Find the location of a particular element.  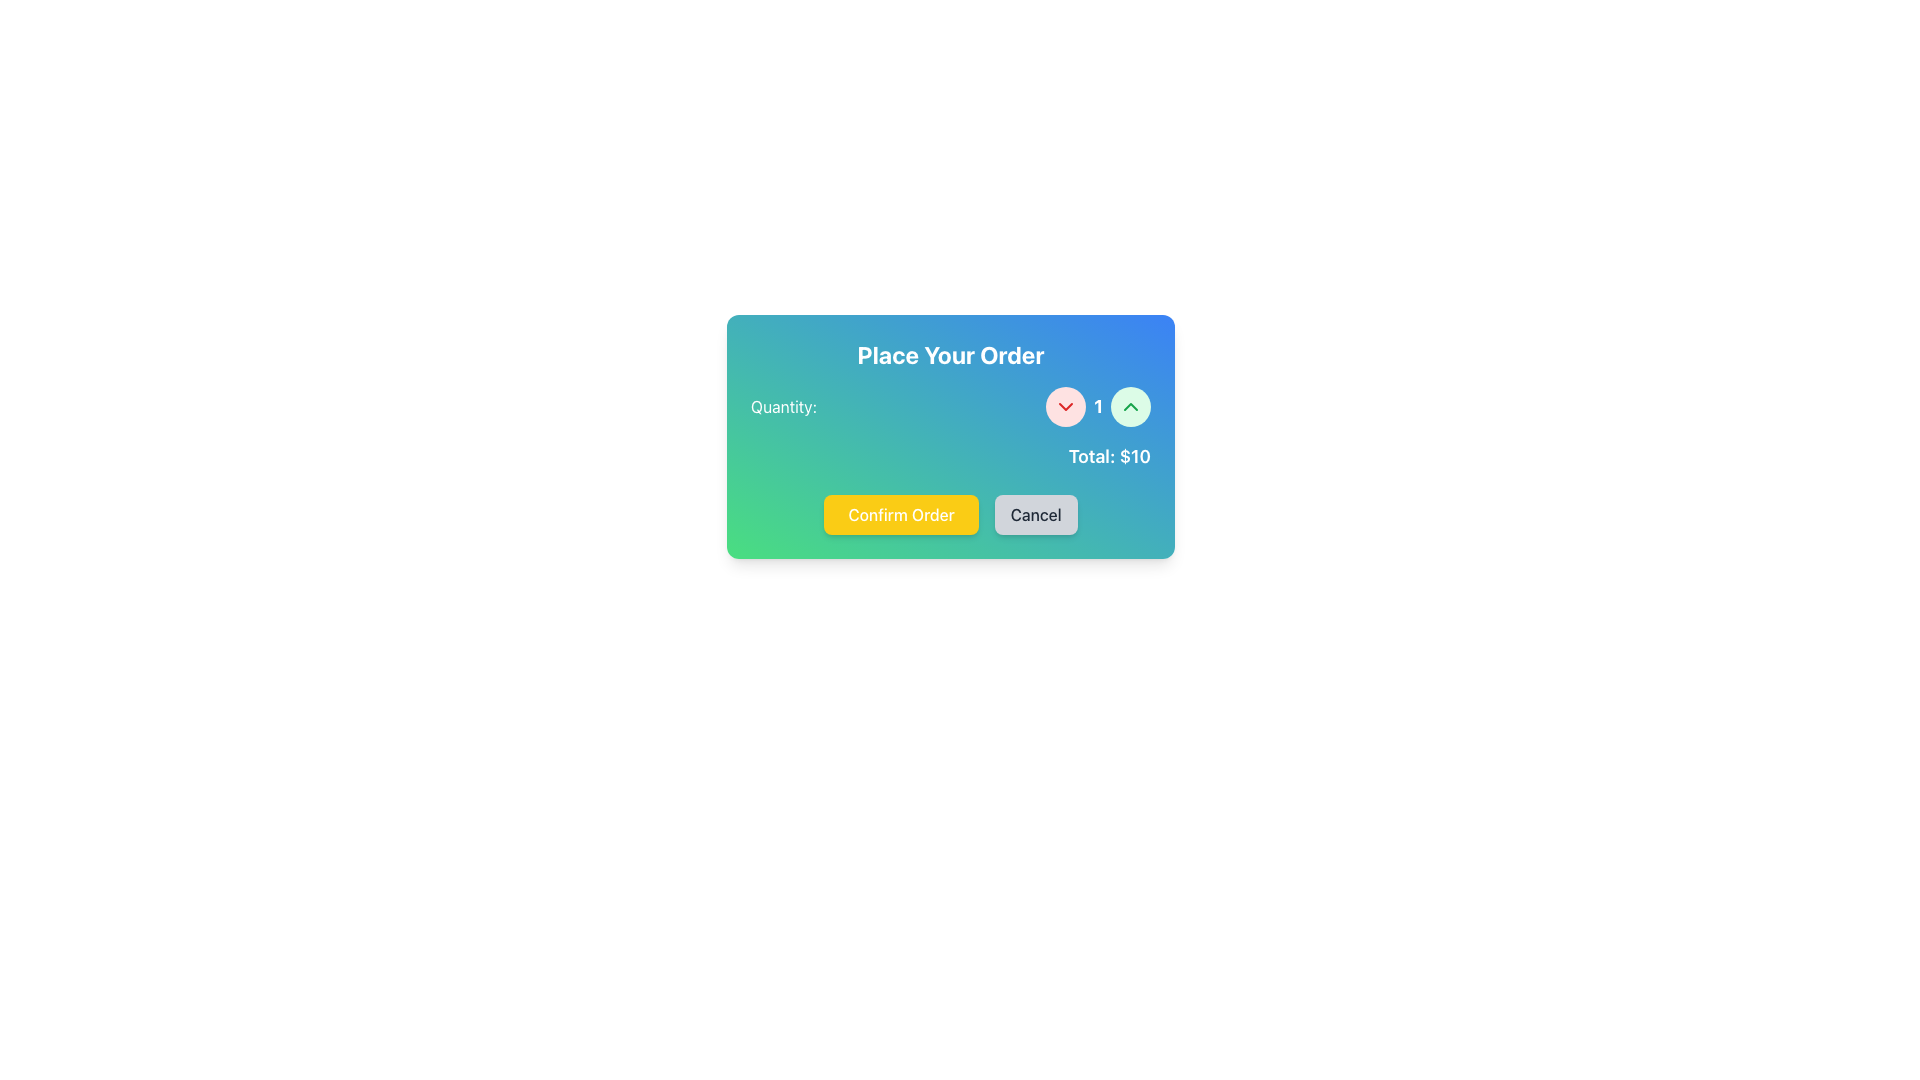

the cancel button located to the right of the 'Confirm Order' button in the modal is located at coordinates (1036, 514).